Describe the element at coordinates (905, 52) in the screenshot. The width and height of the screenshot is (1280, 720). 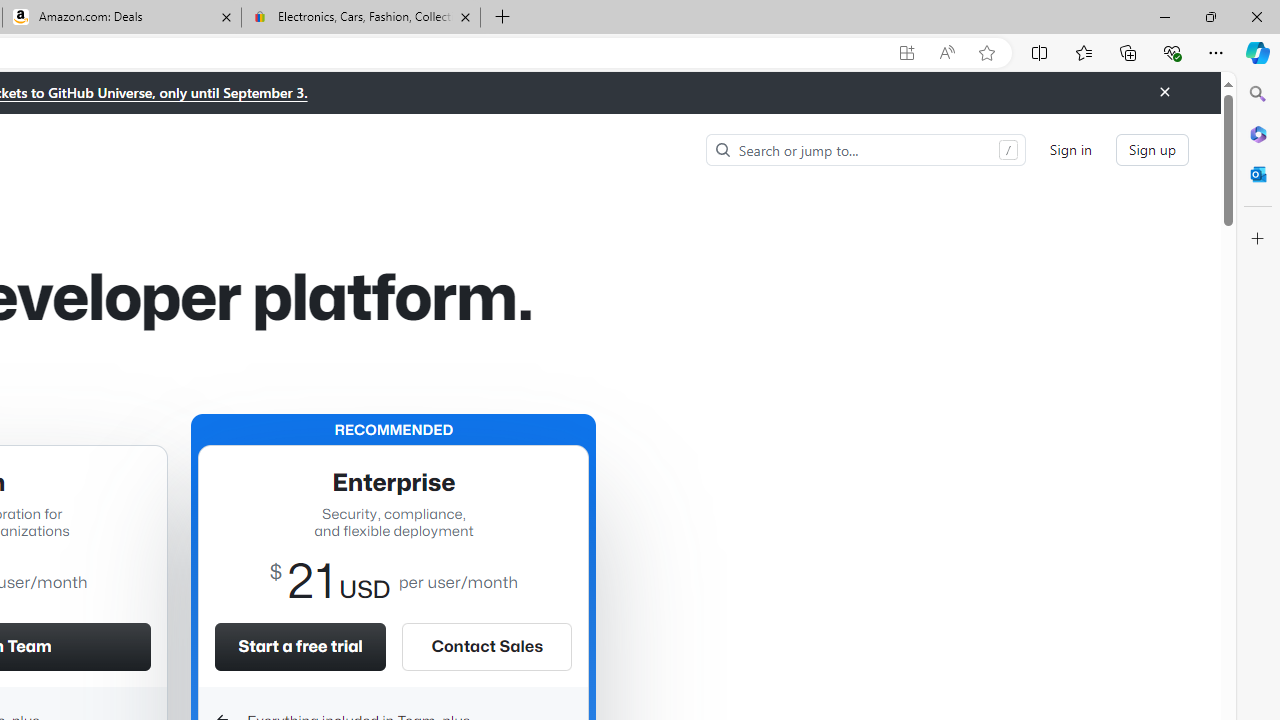
I see `'App available. Install GitHub'` at that location.